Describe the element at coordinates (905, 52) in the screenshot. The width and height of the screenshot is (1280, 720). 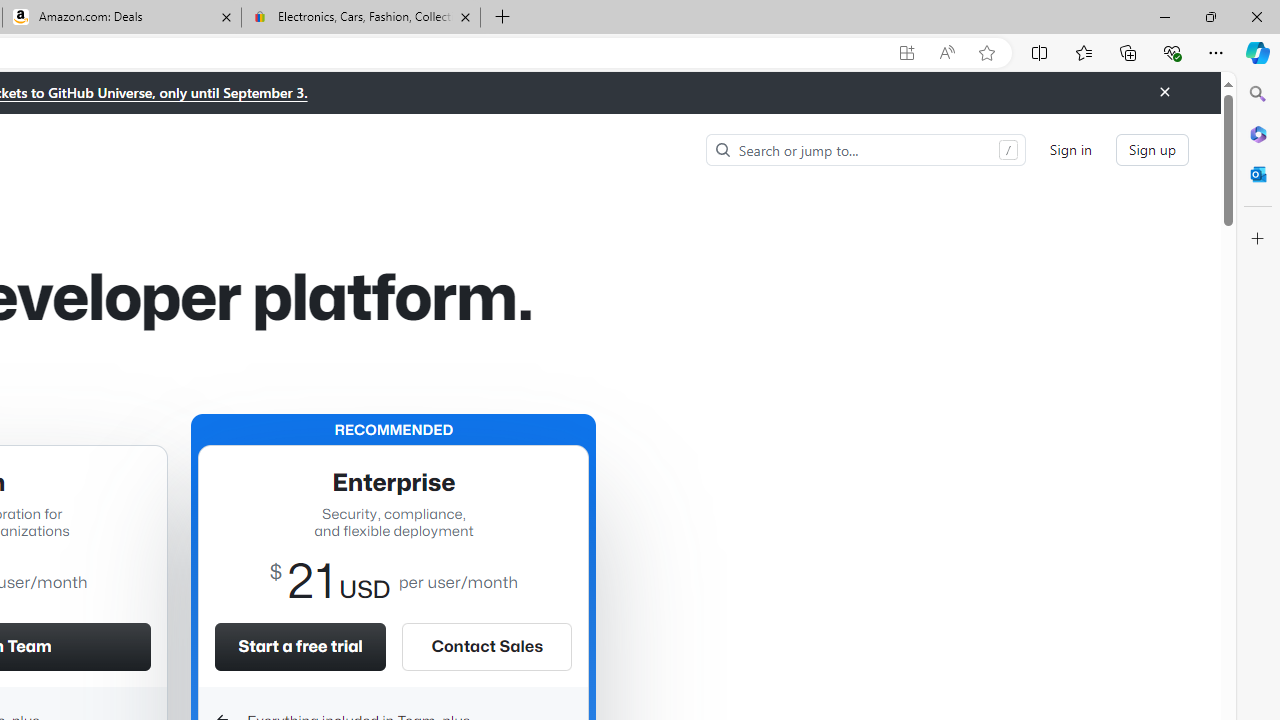
I see `'App available. Install GitHub'` at that location.